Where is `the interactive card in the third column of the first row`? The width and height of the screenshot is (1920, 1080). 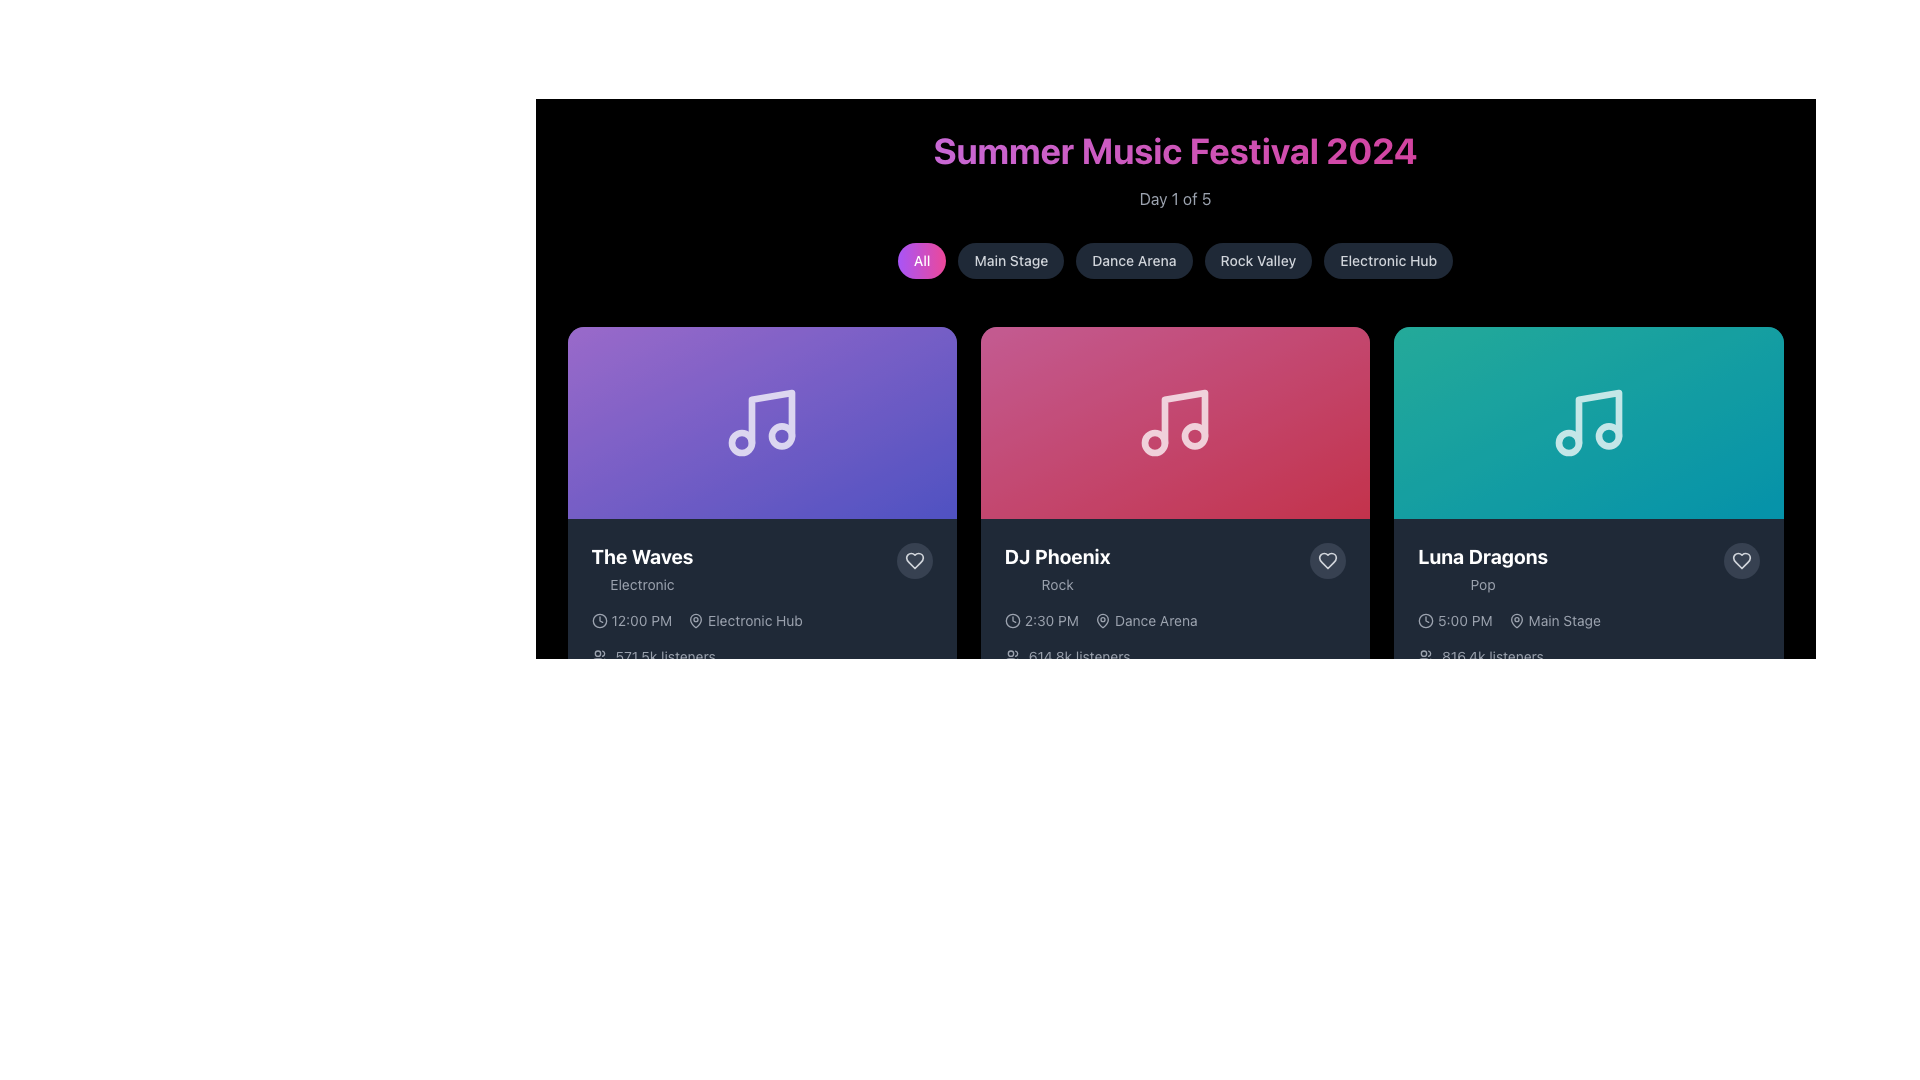 the interactive card in the third column of the first row is located at coordinates (1587, 540).